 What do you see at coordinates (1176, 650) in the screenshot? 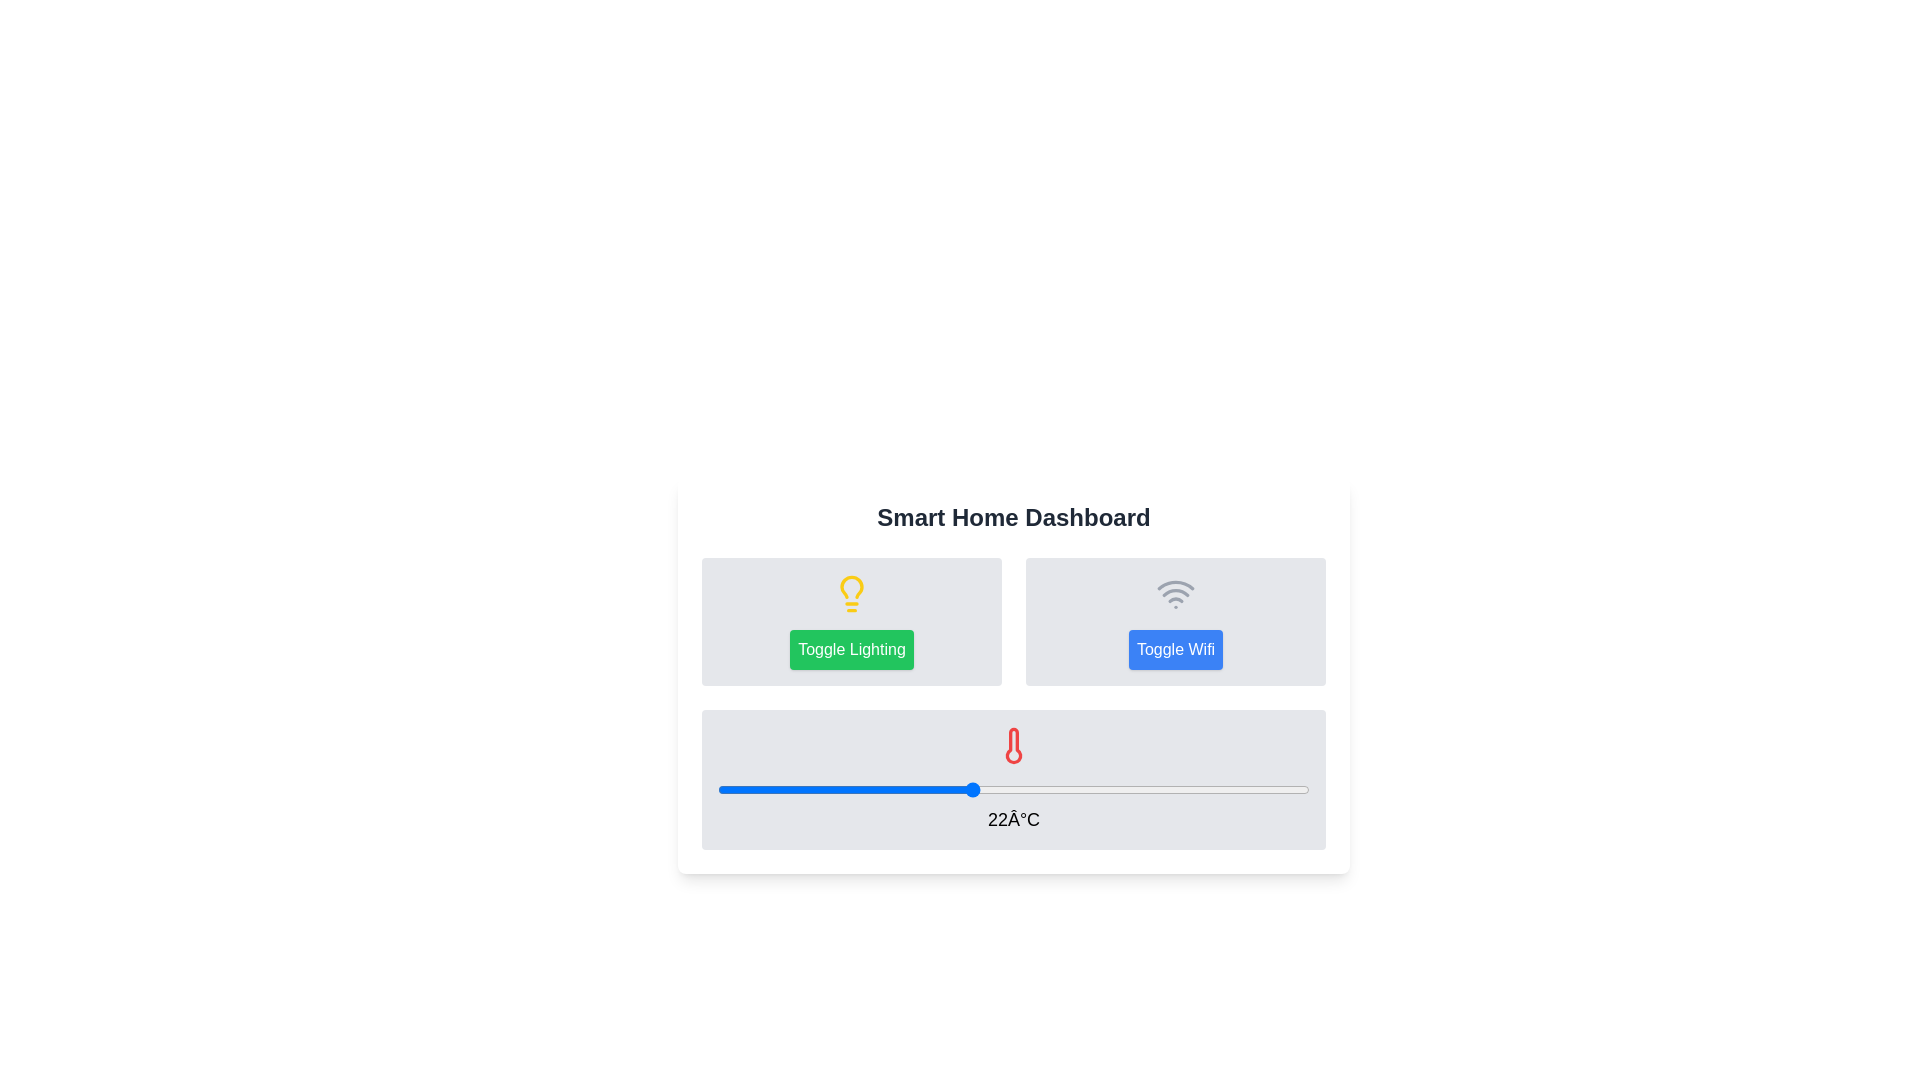
I see `the WiFi toggle button located in the top-right quadrant of the smart home dashboard, directly below the WiFi icon, to possibly view a tooltip` at bounding box center [1176, 650].